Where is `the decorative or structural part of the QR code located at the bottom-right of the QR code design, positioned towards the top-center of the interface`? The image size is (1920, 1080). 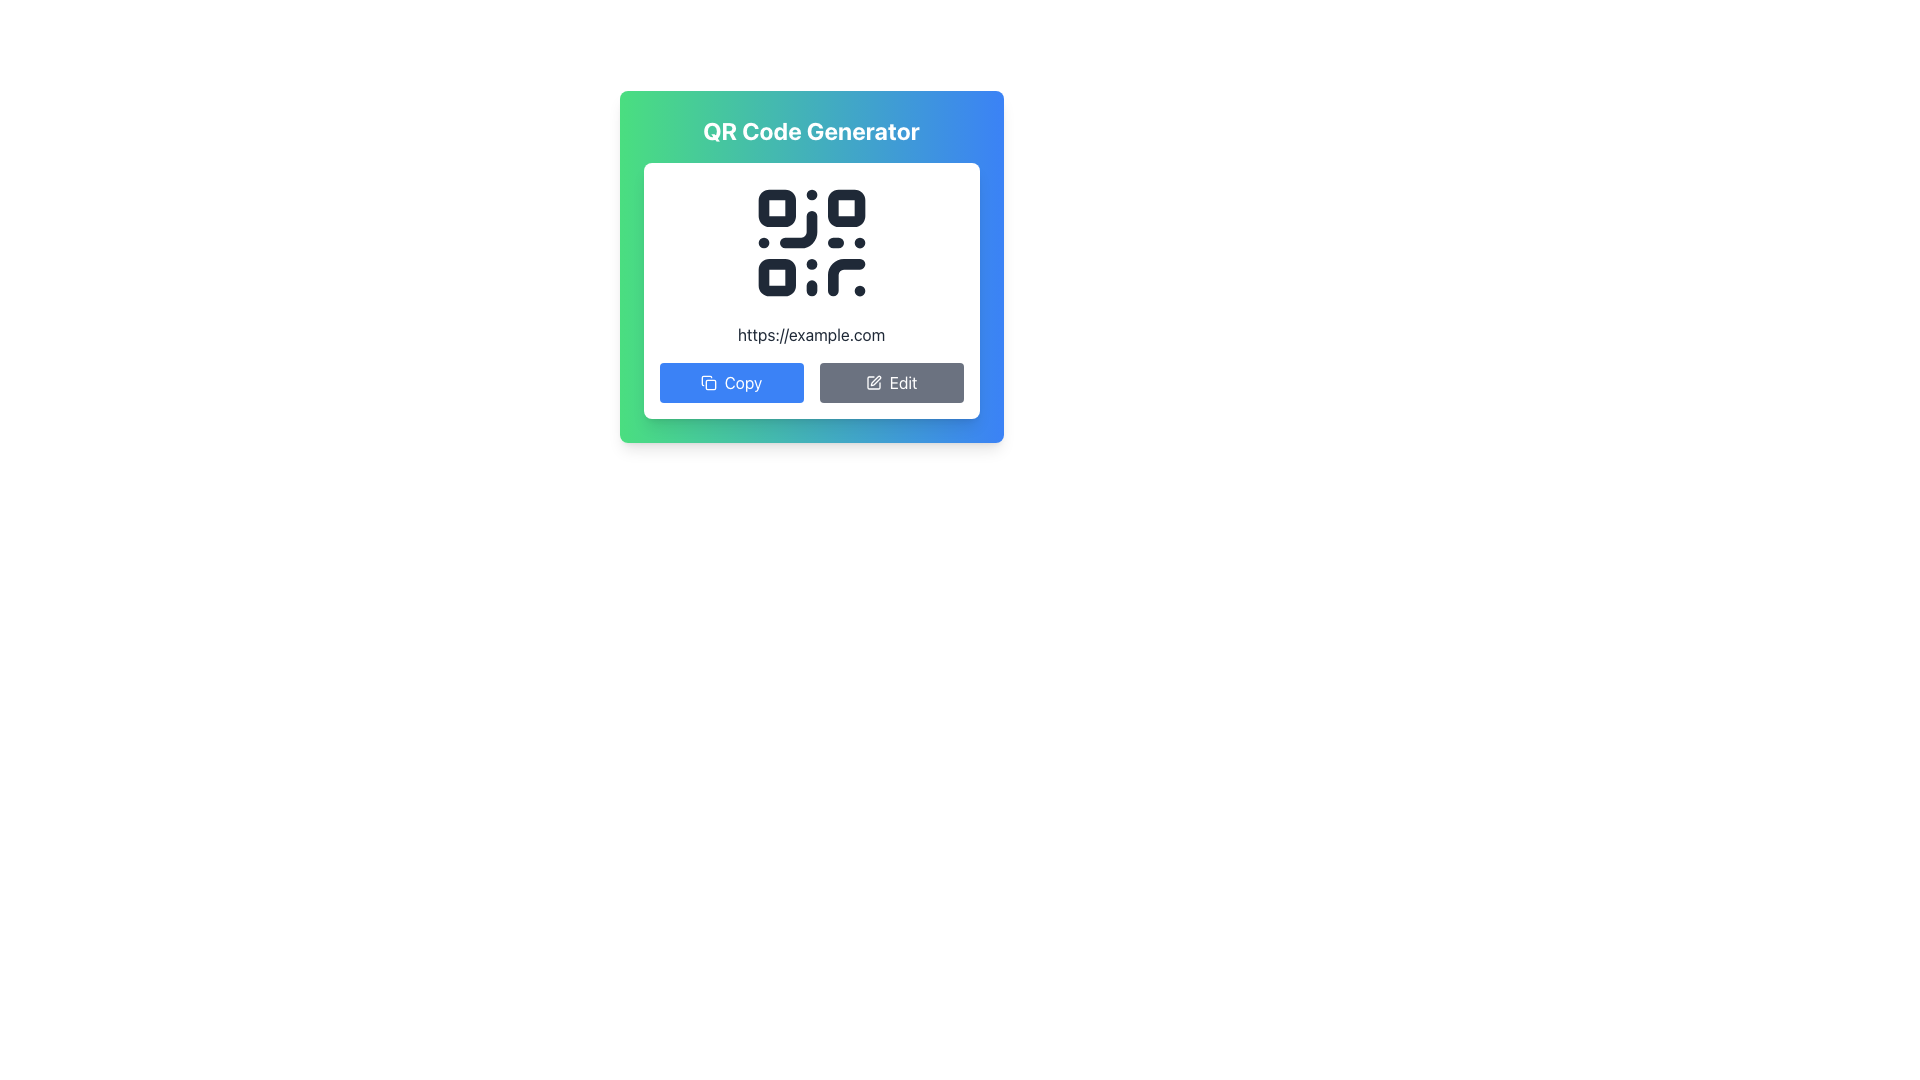
the decorative or structural part of the QR code located at the bottom-right of the QR code design, positioned towards the top-center of the interface is located at coordinates (846, 277).